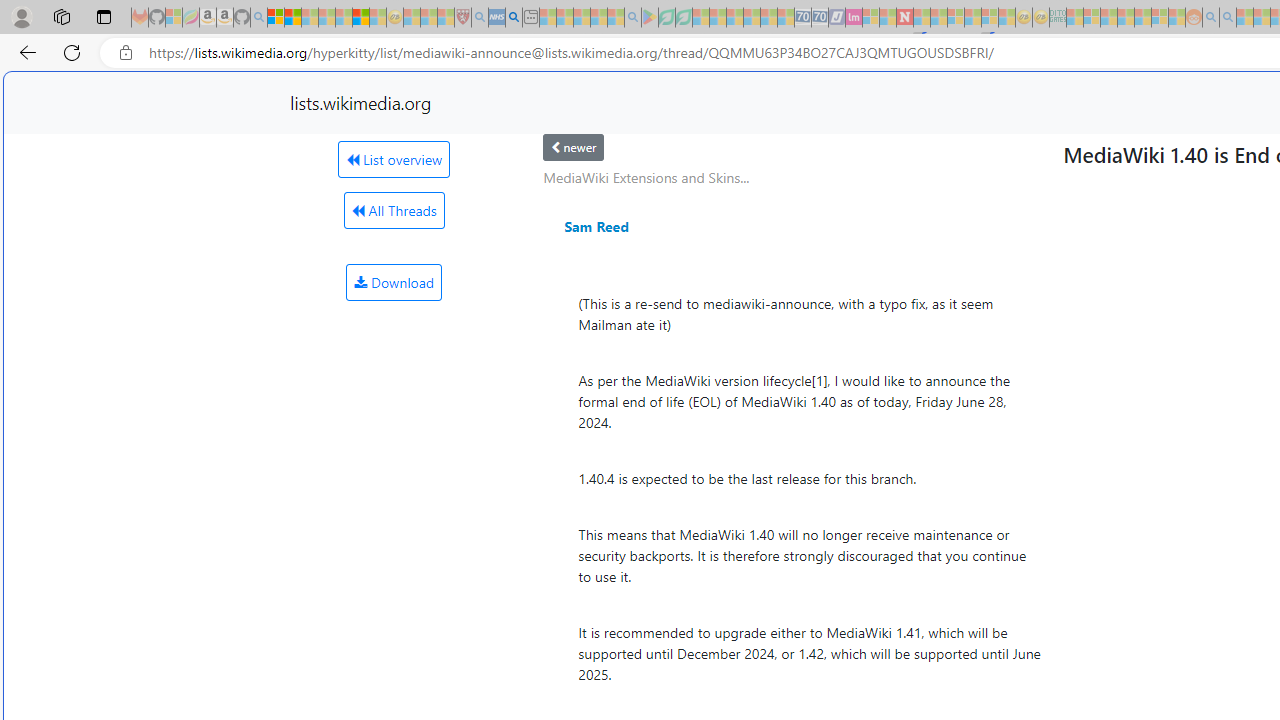 The height and width of the screenshot is (720, 1280). What do you see at coordinates (1143, 17) in the screenshot?
I see `'Kinda Frugal - MSN - Sleeping'` at bounding box center [1143, 17].